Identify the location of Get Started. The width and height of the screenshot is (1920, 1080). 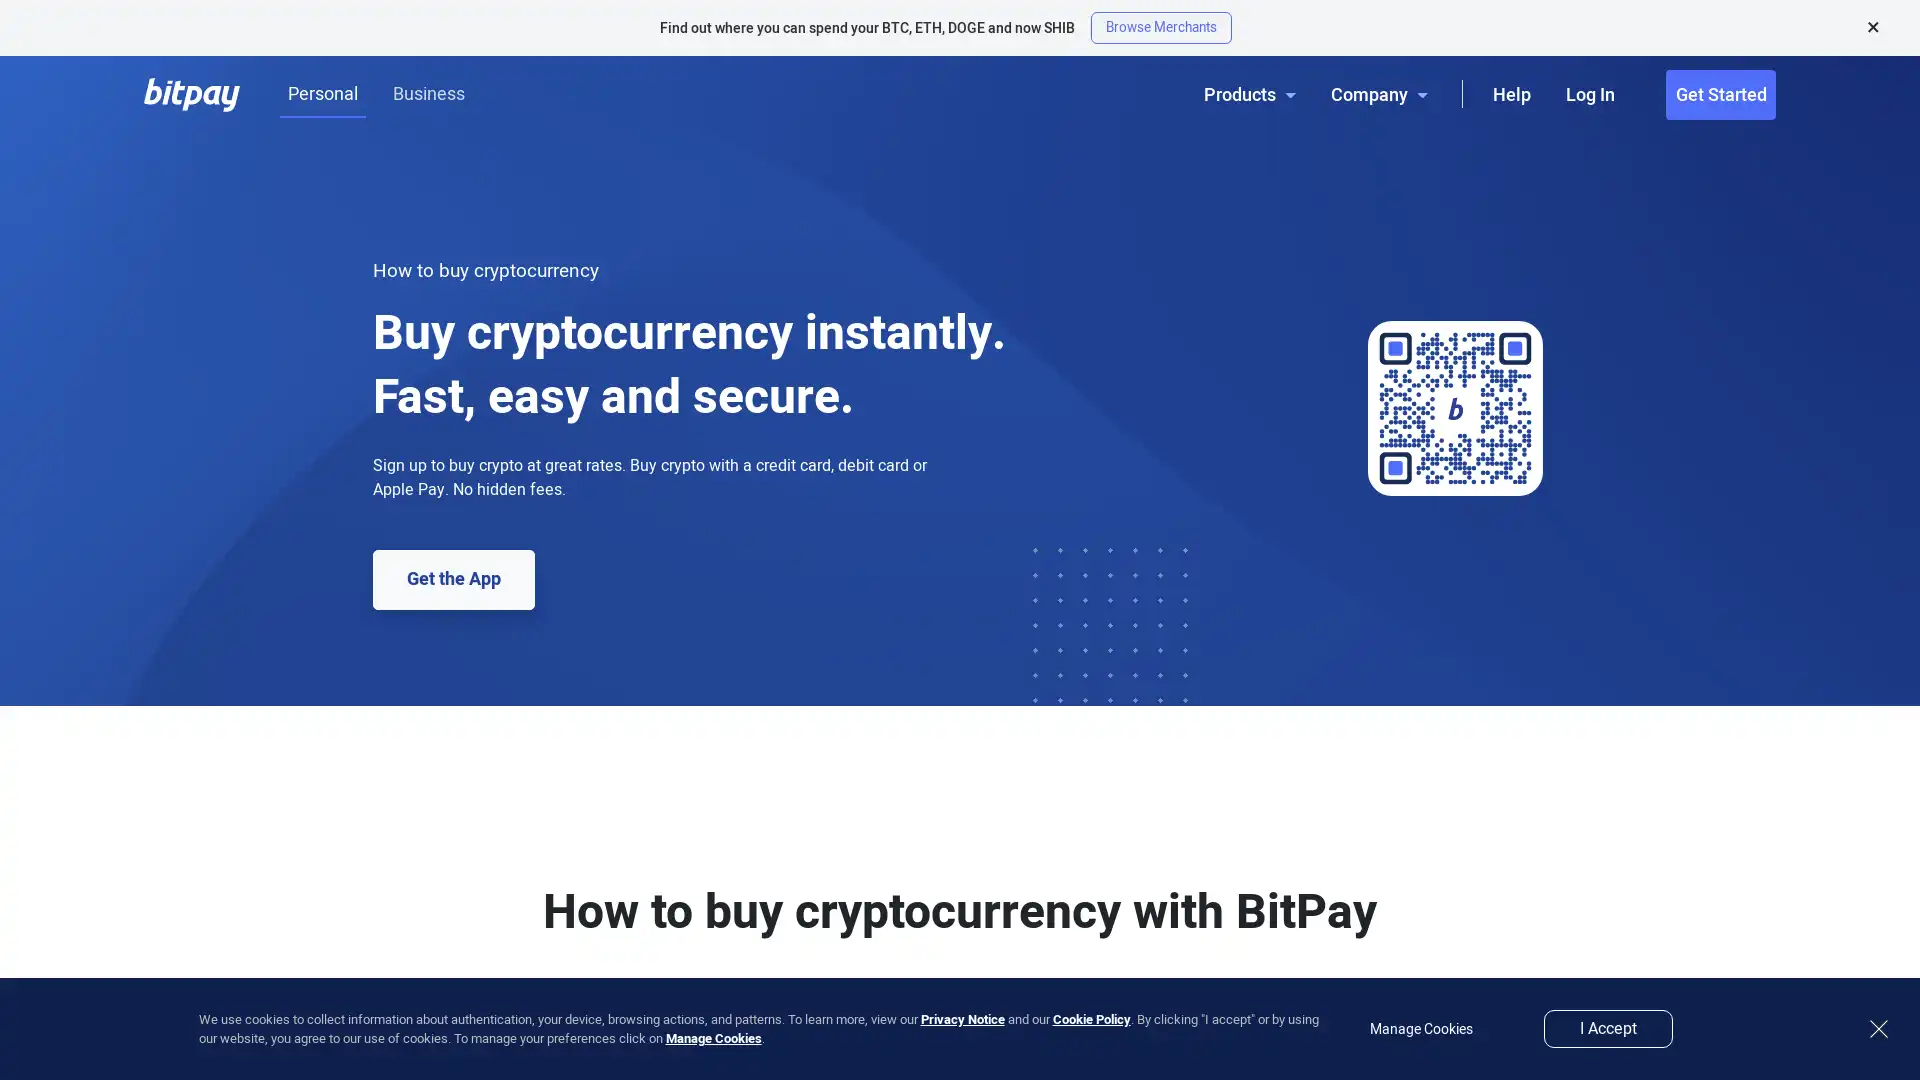
(1720, 95).